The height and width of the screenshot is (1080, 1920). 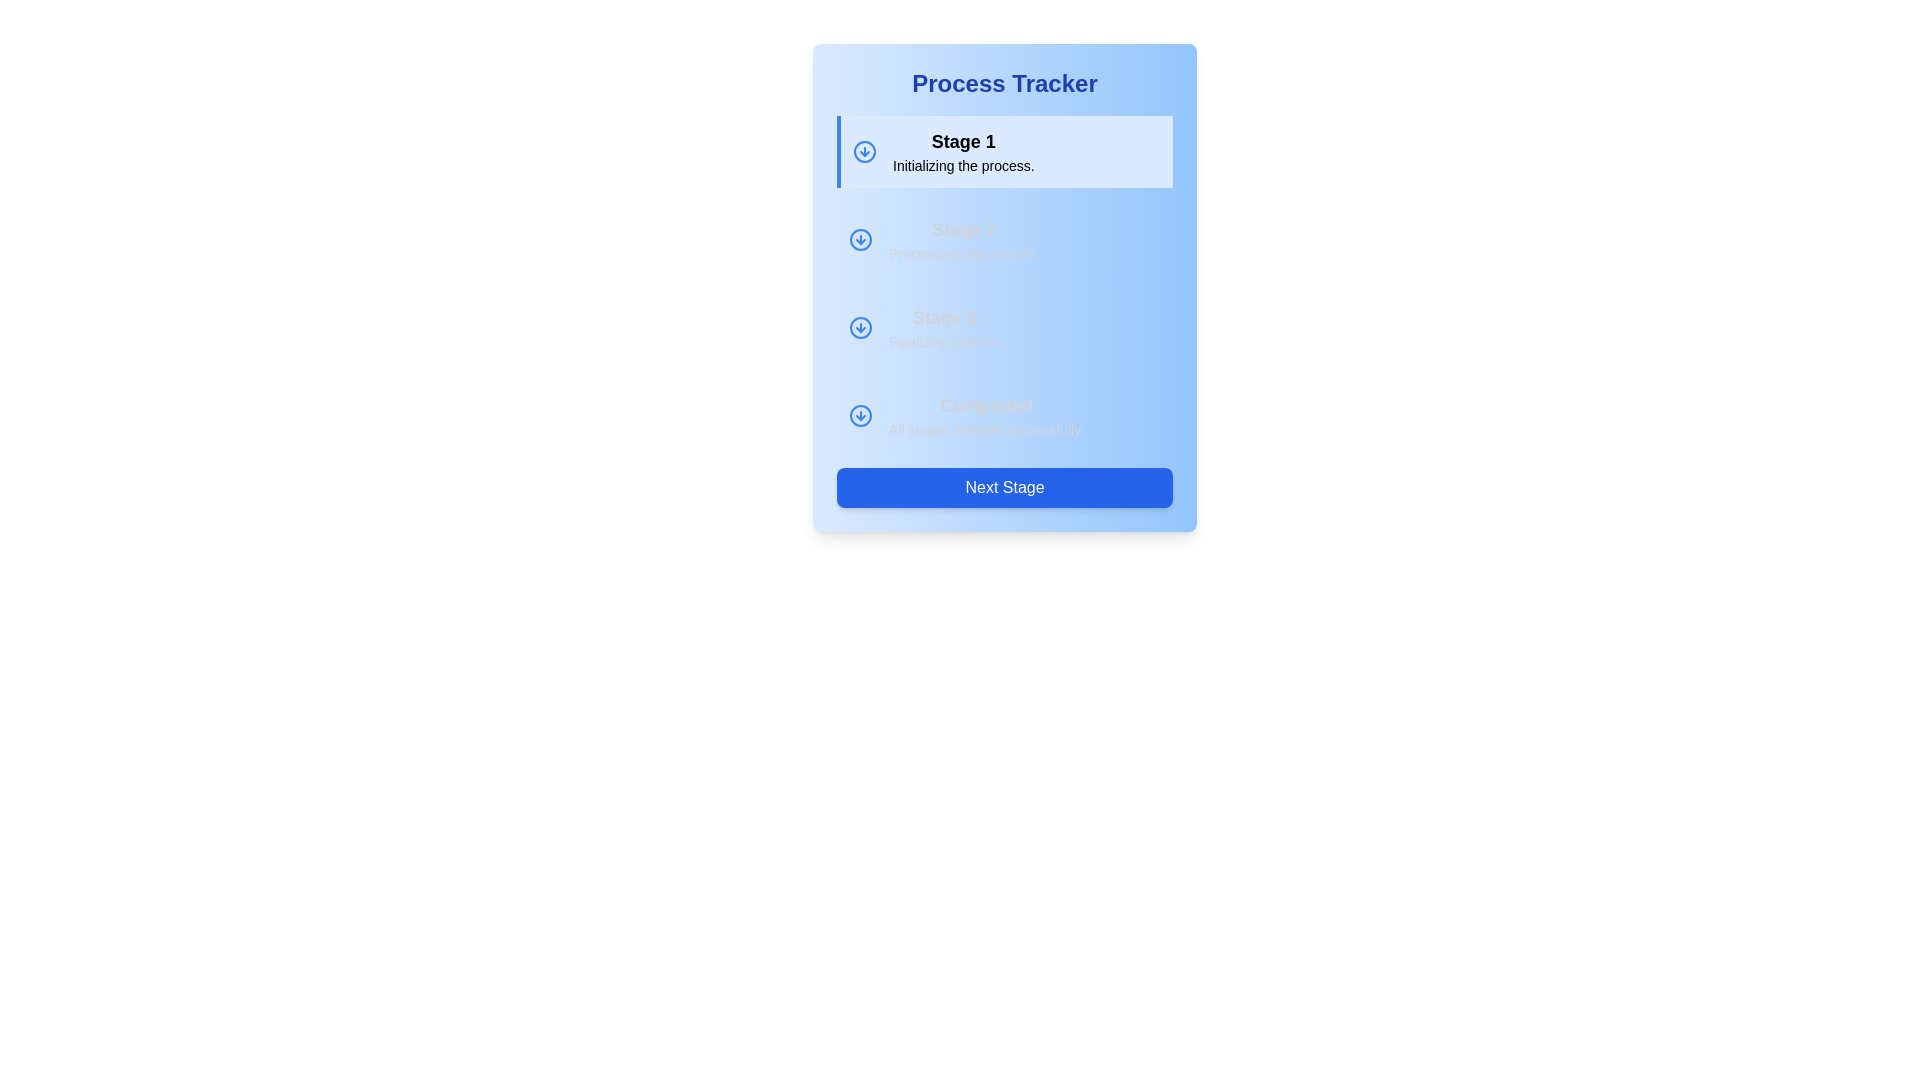 I want to click on the active stage indicator icon located next to 'Stage 1' in the list of steps, which is emphasized with blue coloring, so click(x=864, y=150).